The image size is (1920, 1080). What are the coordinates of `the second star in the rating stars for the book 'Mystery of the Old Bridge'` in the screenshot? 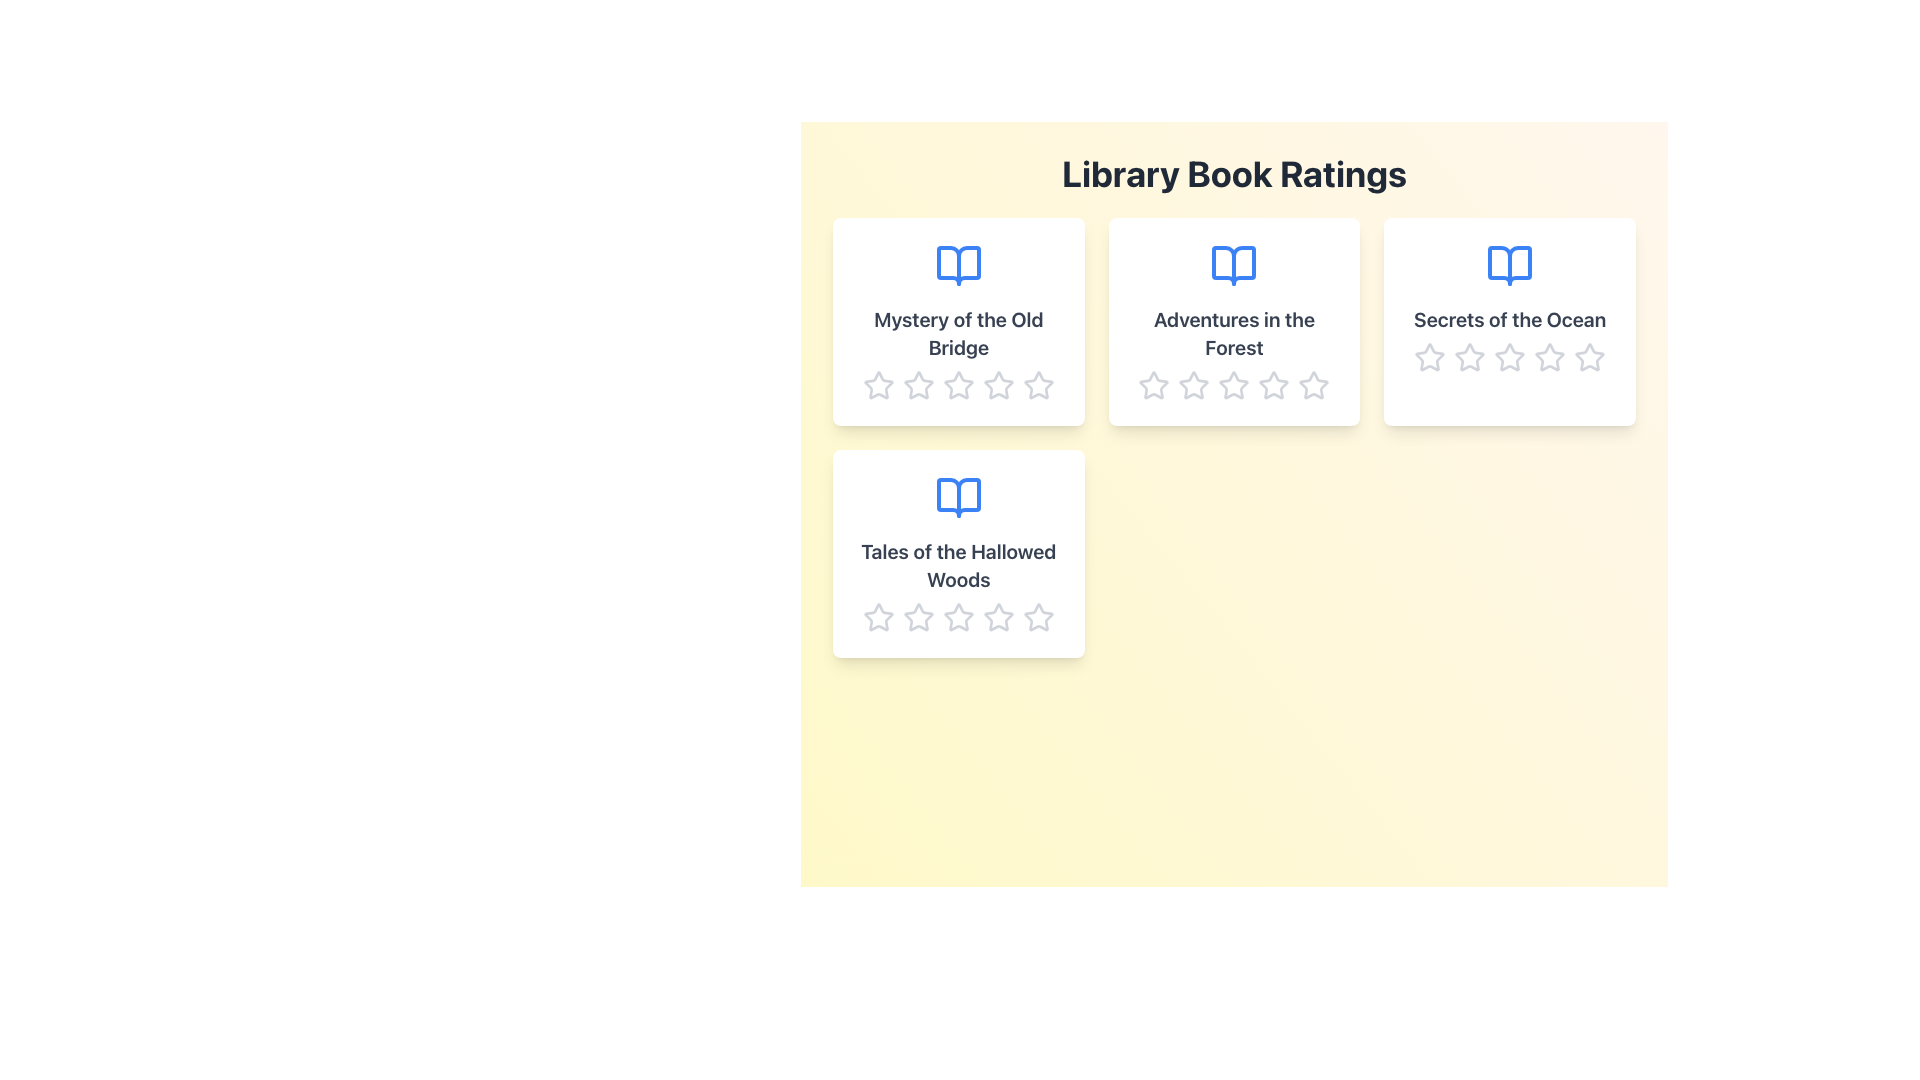 It's located at (1038, 385).